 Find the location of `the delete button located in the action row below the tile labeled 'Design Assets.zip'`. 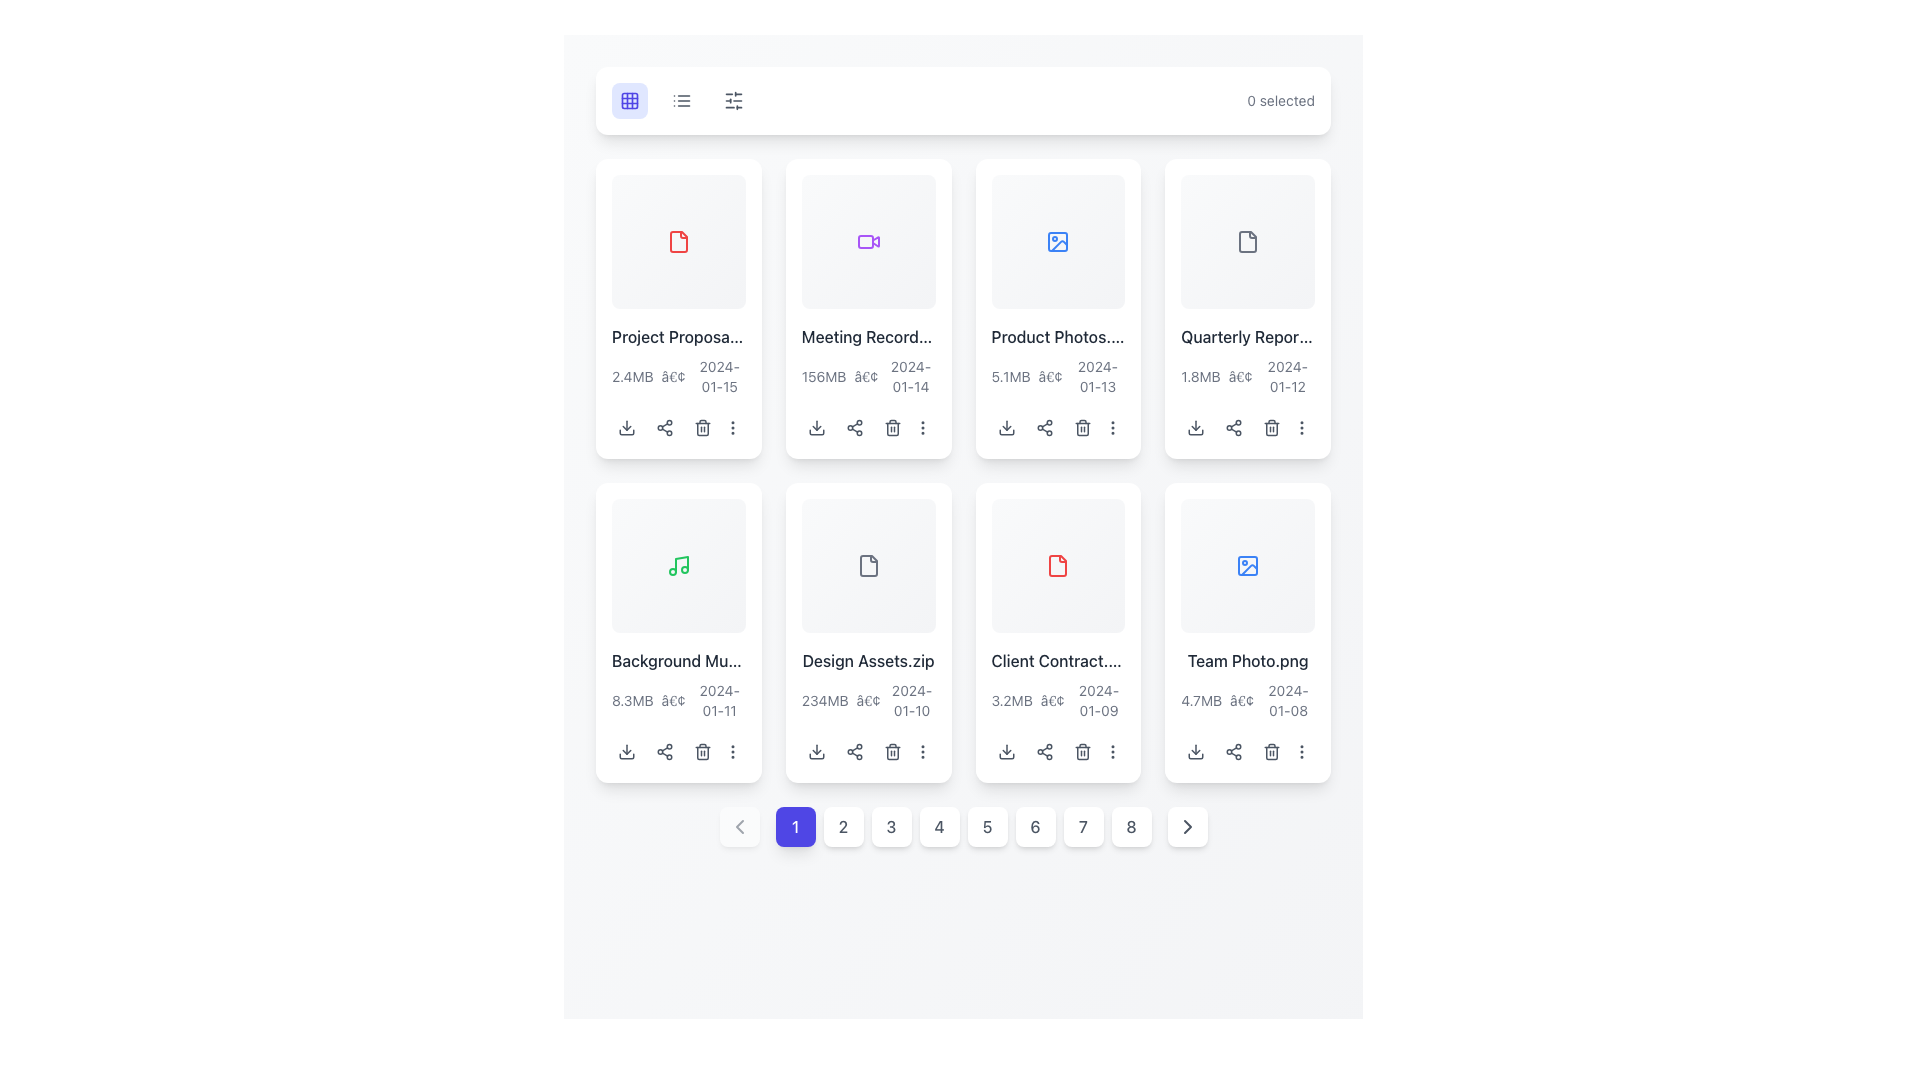

the delete button located in the action row below the tile labeled 'Design Assets.zip' is located at coordinates (891, 751).